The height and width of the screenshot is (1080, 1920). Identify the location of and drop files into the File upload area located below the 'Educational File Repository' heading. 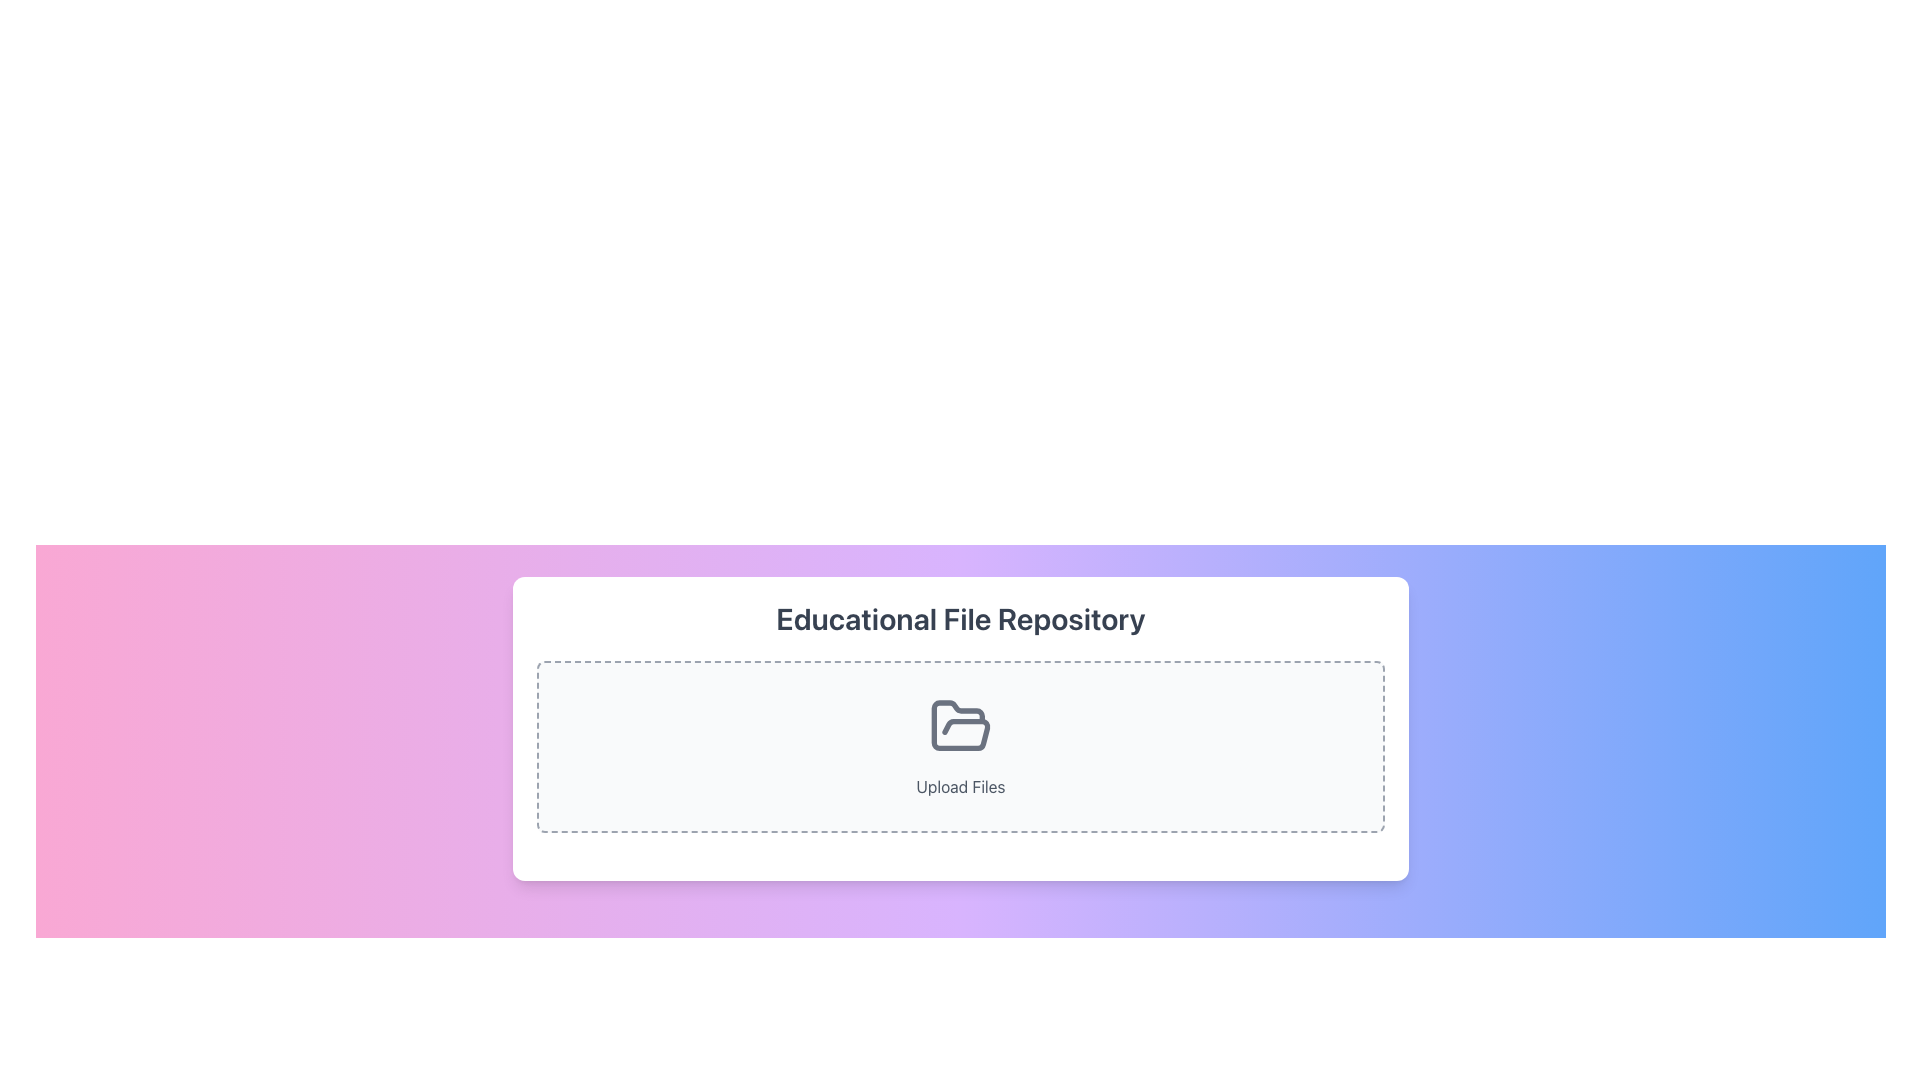
(960, 747).